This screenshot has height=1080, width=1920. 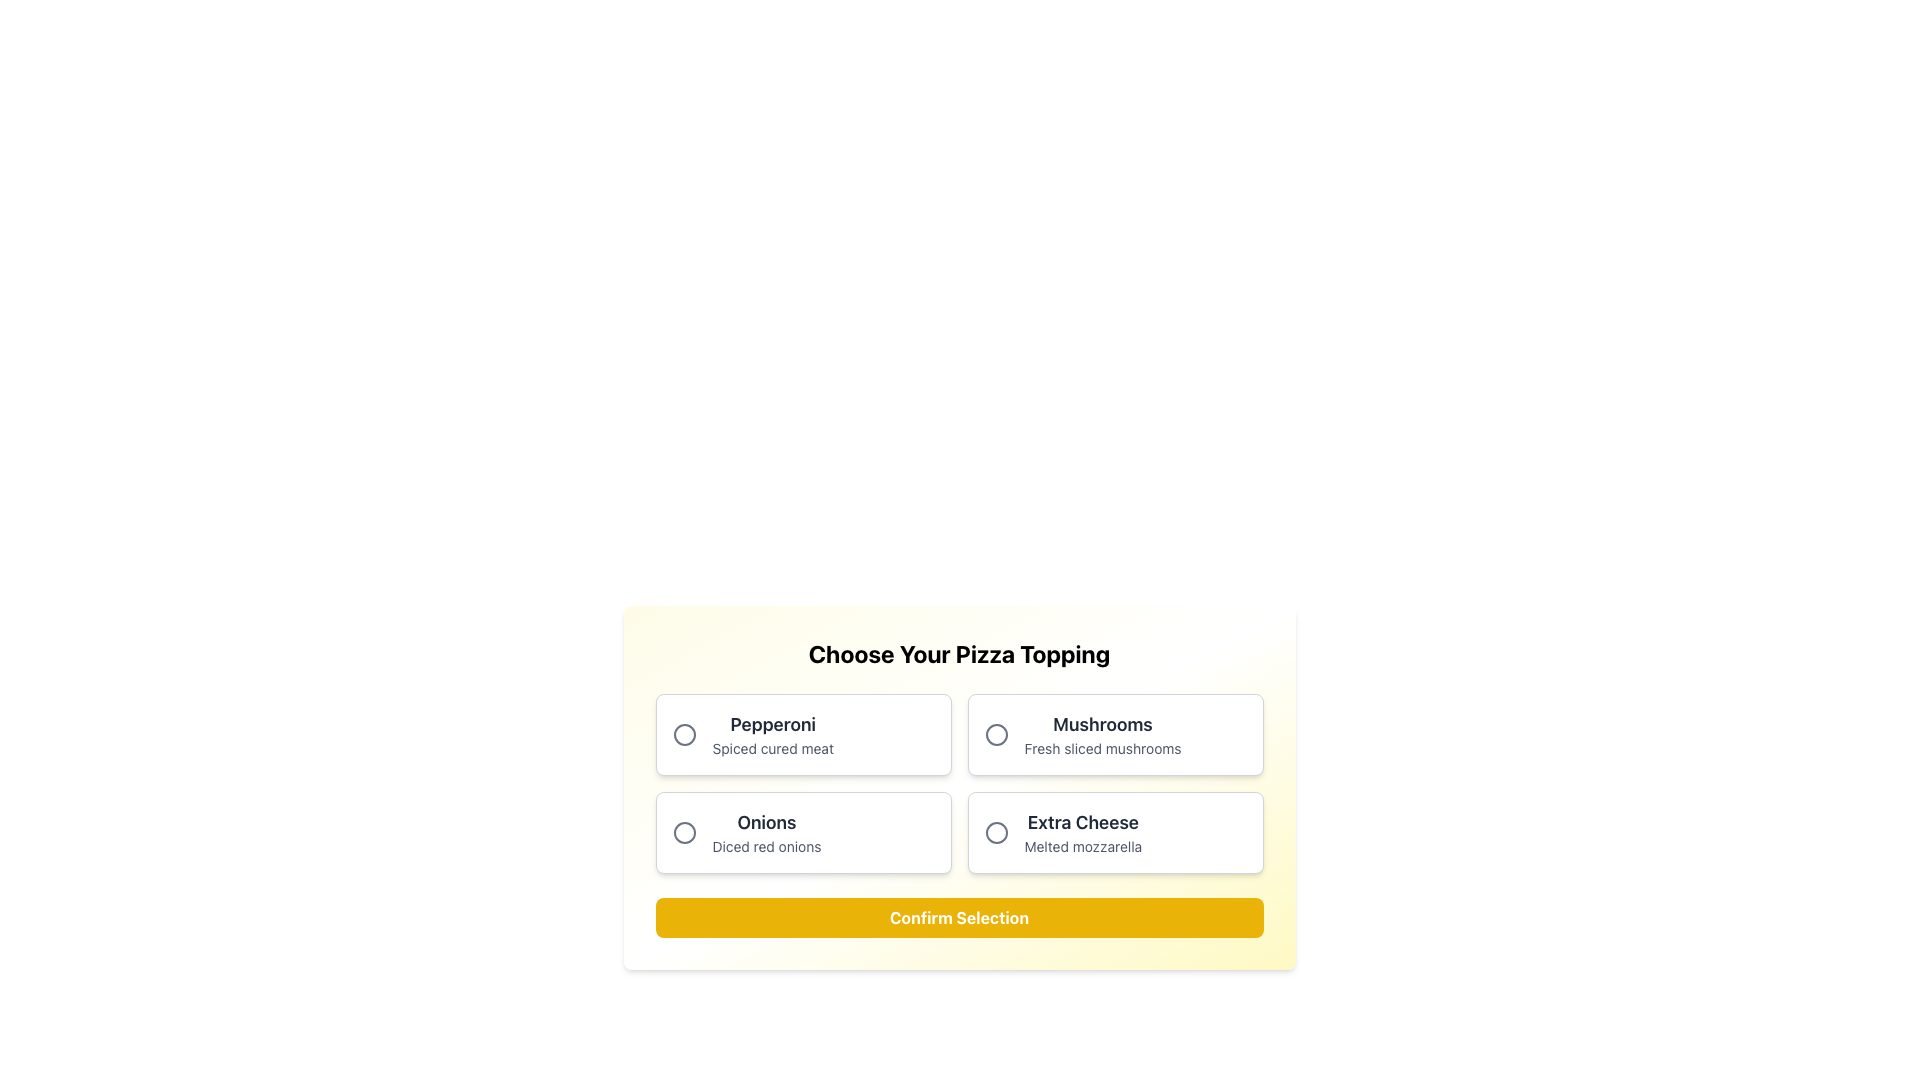 What do you see at coordinates (1102, 735) in the screenshot?
I see `text content displayed in the 'Mushrooms' topping information section located in the top-right corner of the group of four selectable options` at bounding box center [1102, 735].